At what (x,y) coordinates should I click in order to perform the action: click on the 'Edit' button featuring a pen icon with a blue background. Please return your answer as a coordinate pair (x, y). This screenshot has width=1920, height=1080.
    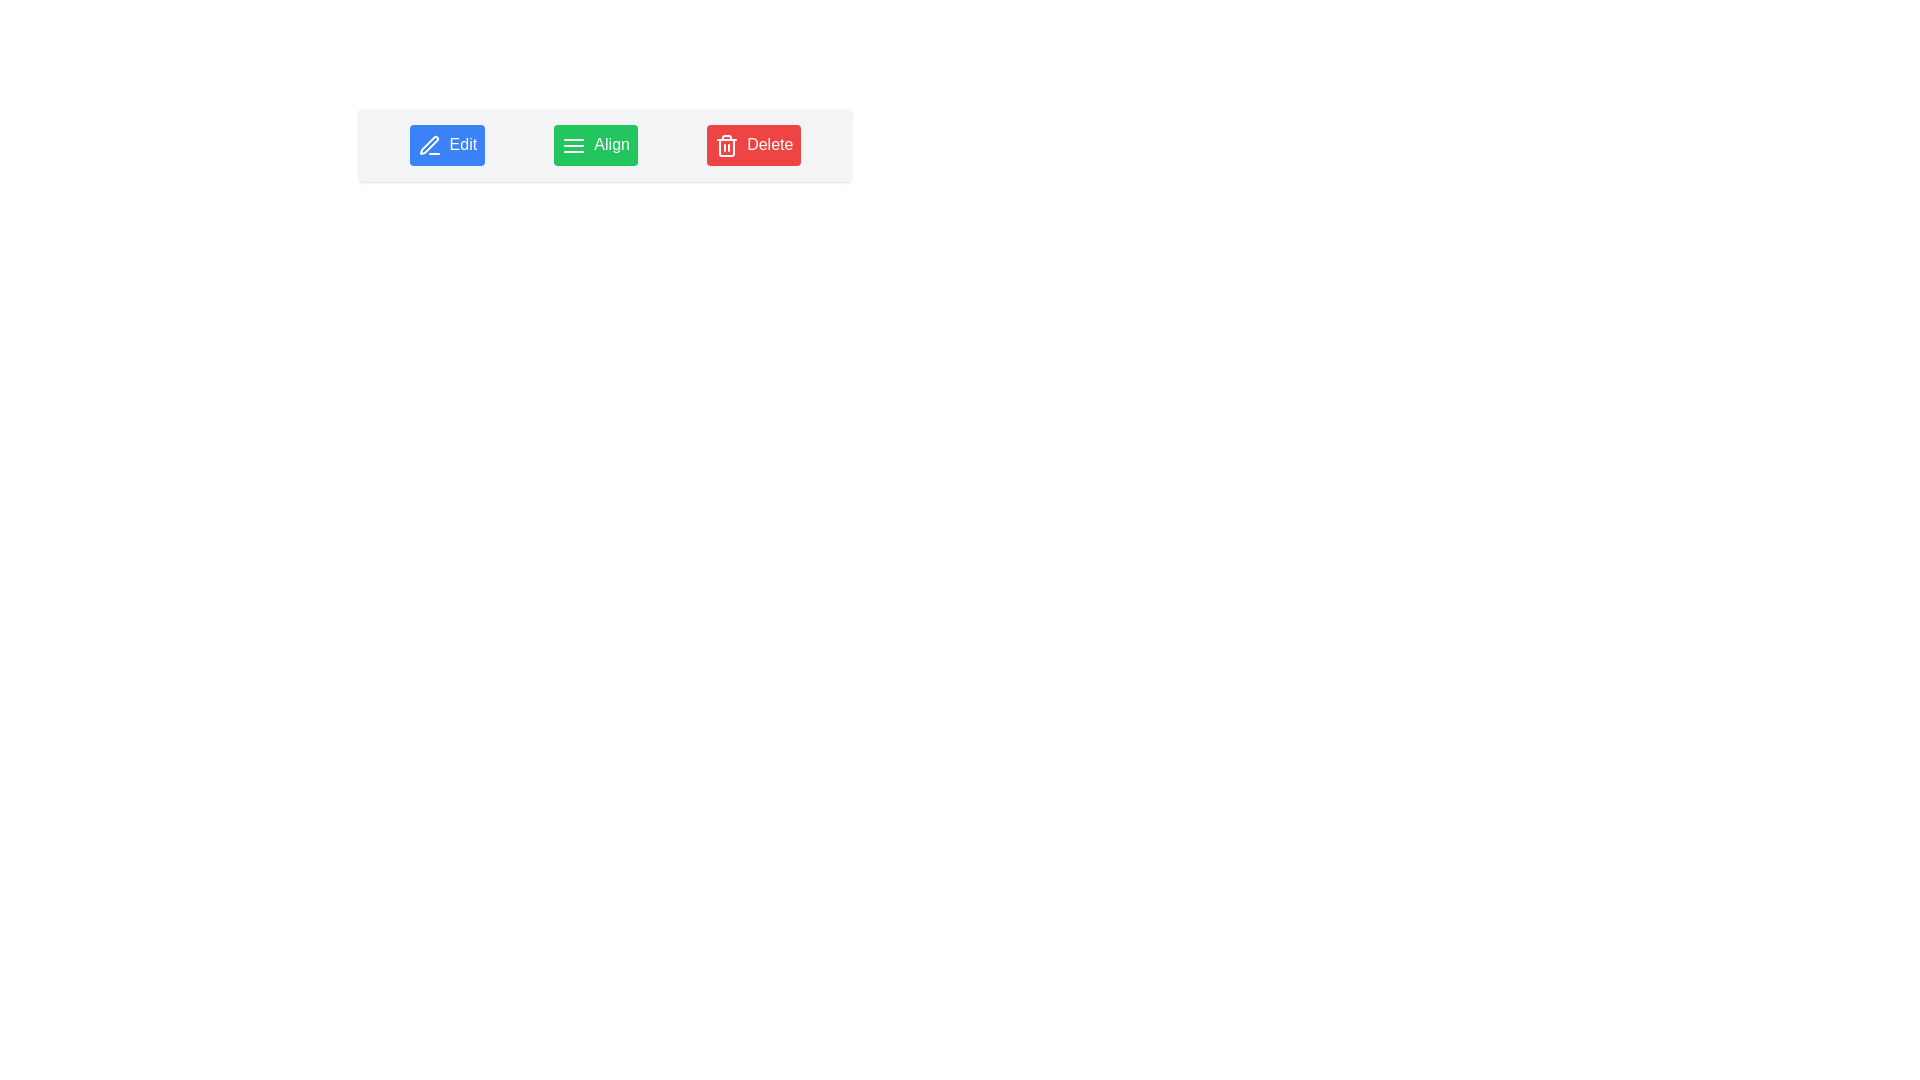
    Looking at the image, I should click on (428, 144).